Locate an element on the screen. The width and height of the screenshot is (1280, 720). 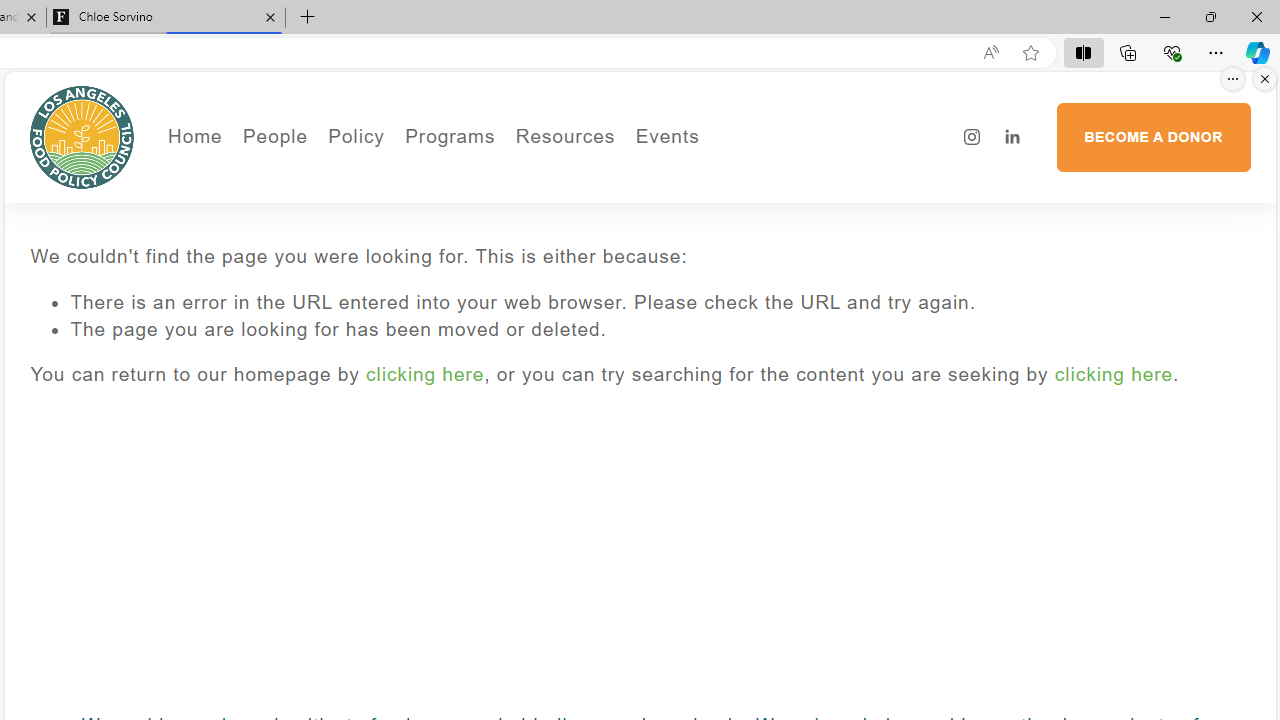
'Instagram' is located at coordinates (972, 136).